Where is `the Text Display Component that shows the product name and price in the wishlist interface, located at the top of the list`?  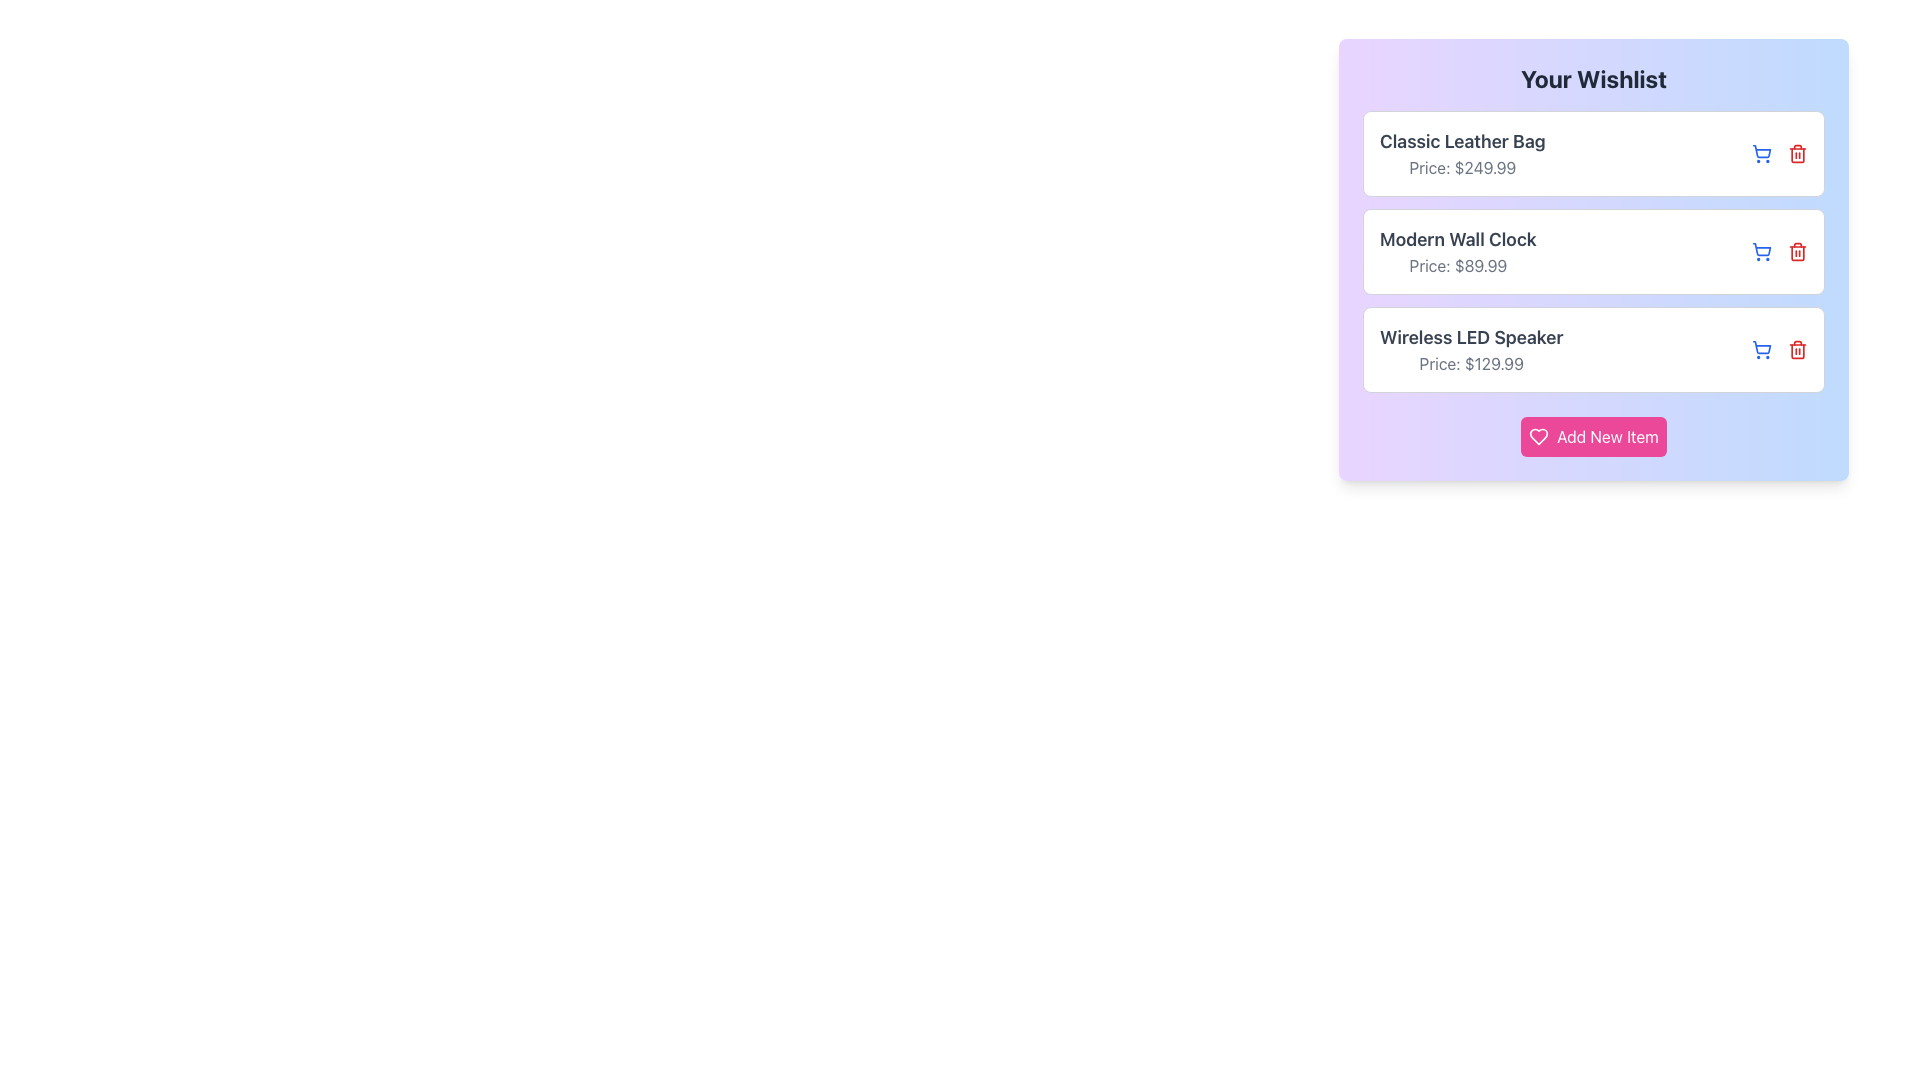
the Text Display Component that shows the product name and price in the wishlist interface, located at the top of the list is located at coordinates (1462, 153).